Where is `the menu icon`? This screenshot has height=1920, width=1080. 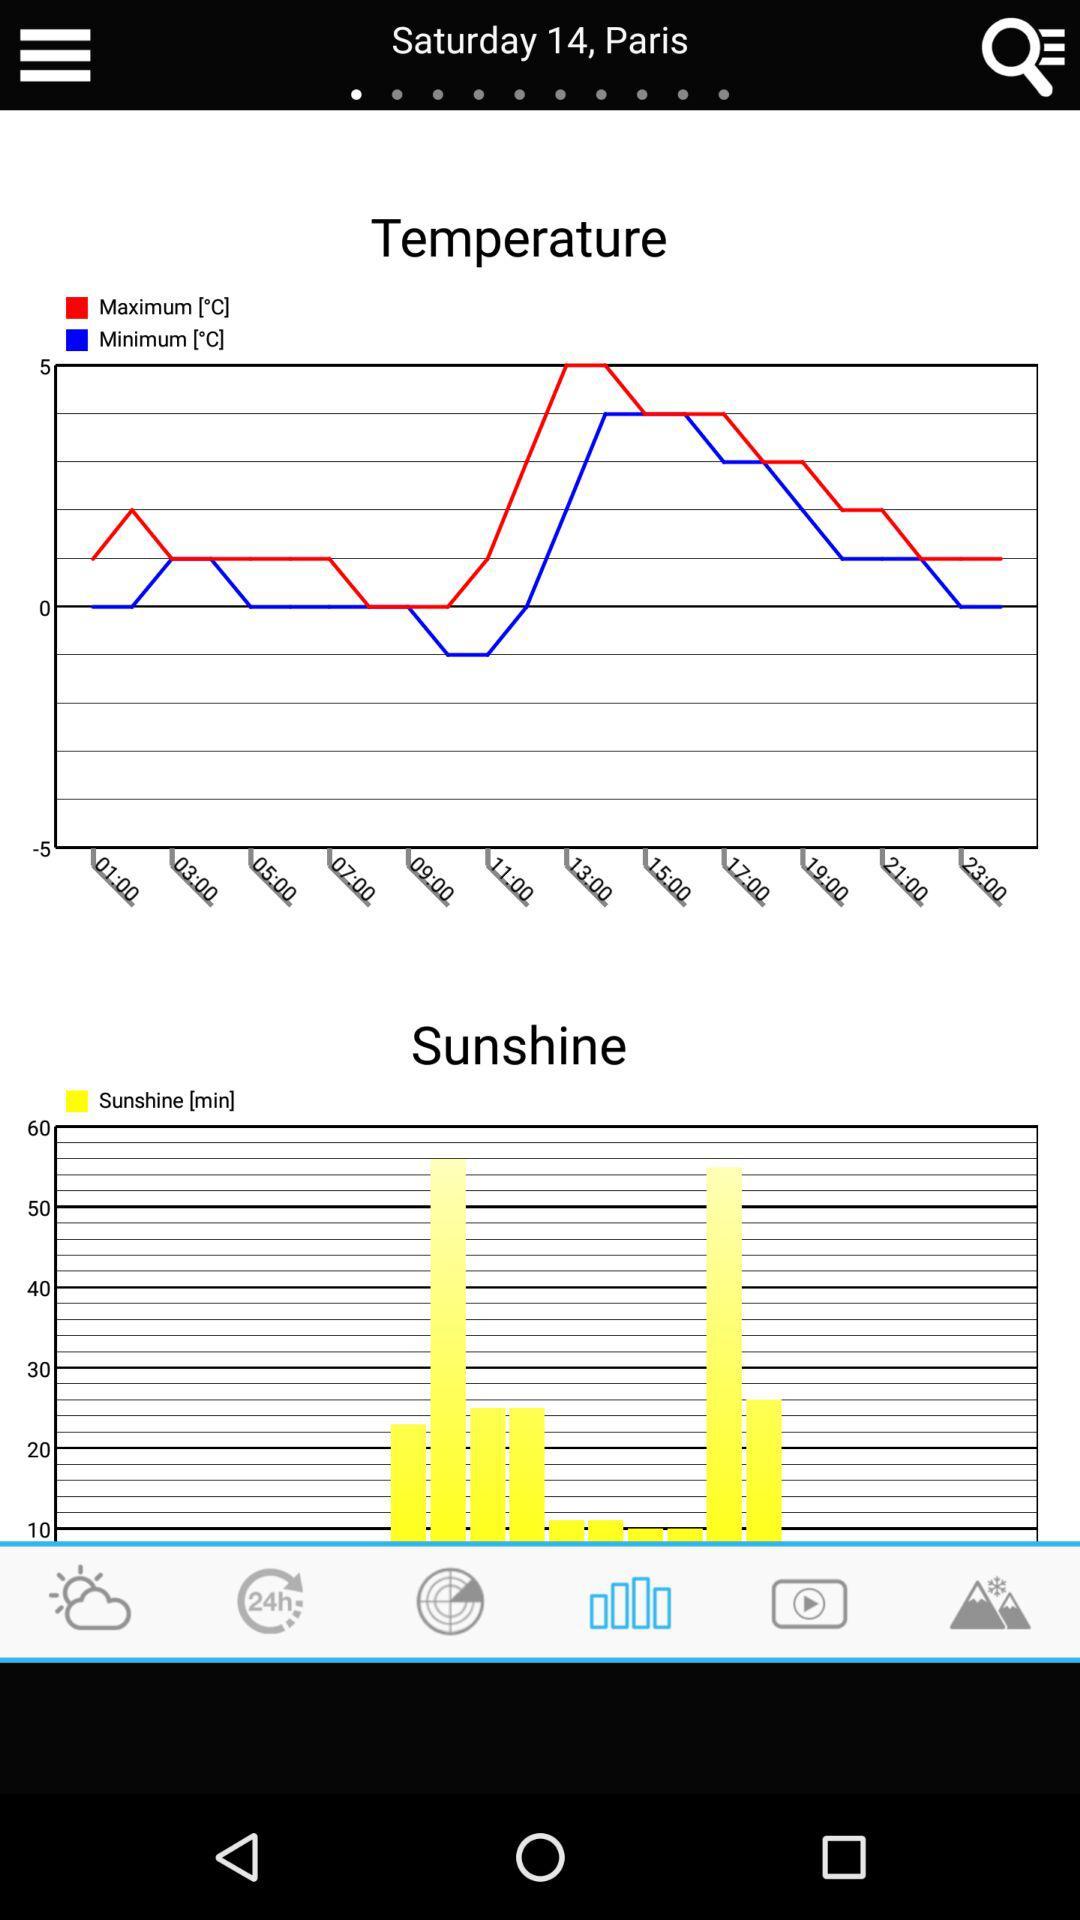
the menu icon is located at coordinates (54, 58).